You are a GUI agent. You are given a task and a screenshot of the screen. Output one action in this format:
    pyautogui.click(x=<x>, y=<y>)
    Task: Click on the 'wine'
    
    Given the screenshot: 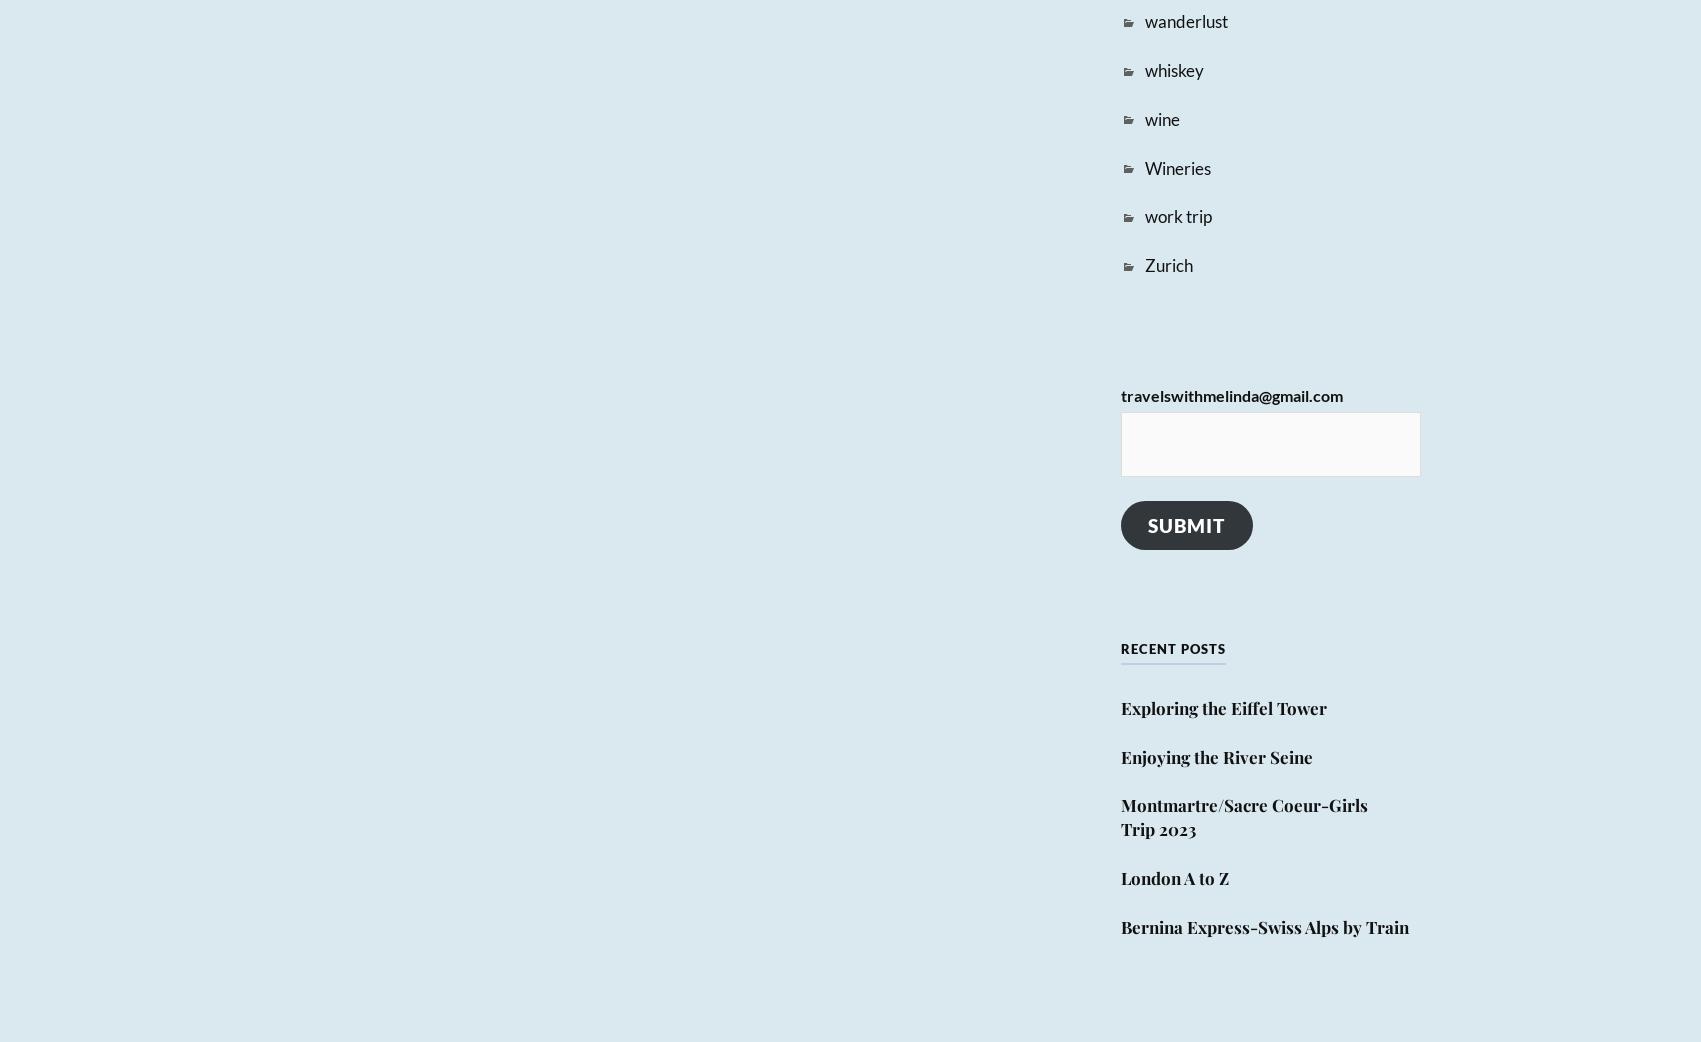 What is the action you would take?
    pyautogui.click(x=1160, y=118)
    